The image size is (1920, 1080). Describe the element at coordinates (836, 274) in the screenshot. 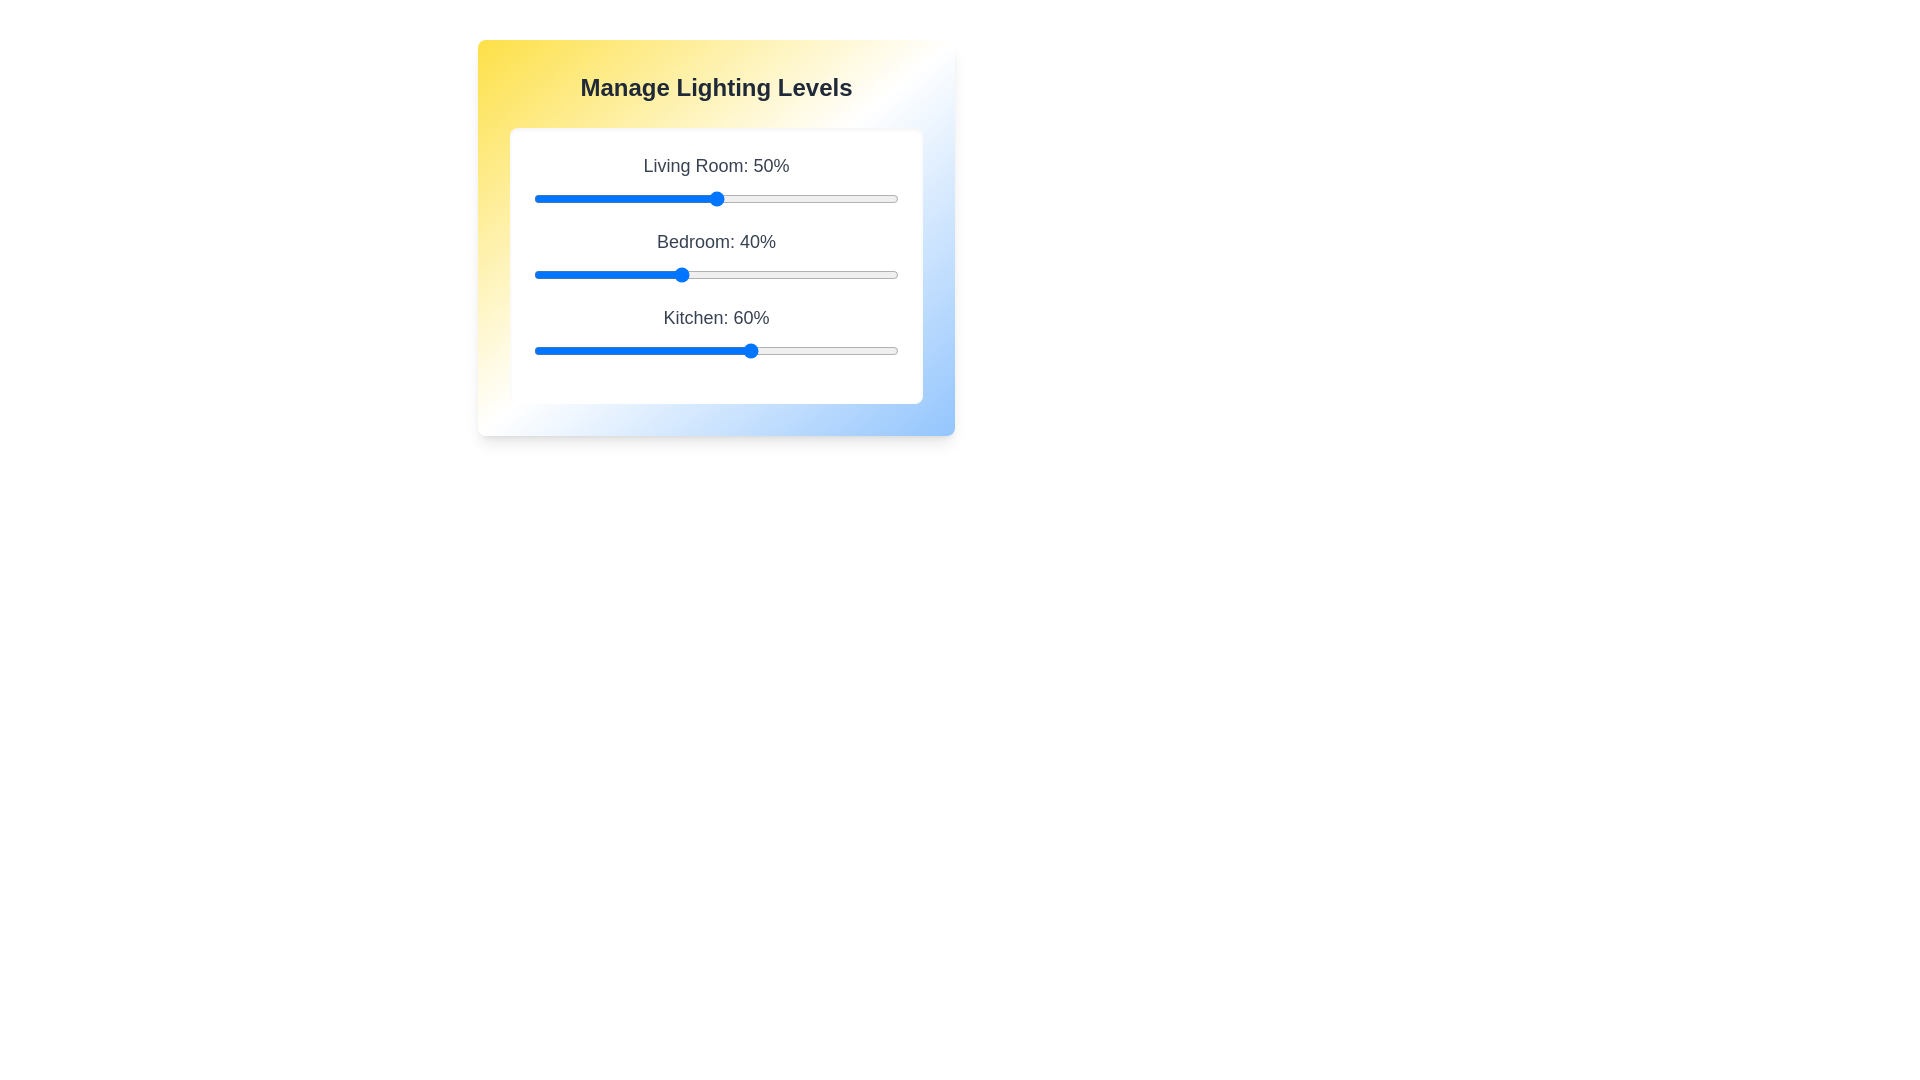

I see `the Bedroom lighting slider to 83%` at that location.